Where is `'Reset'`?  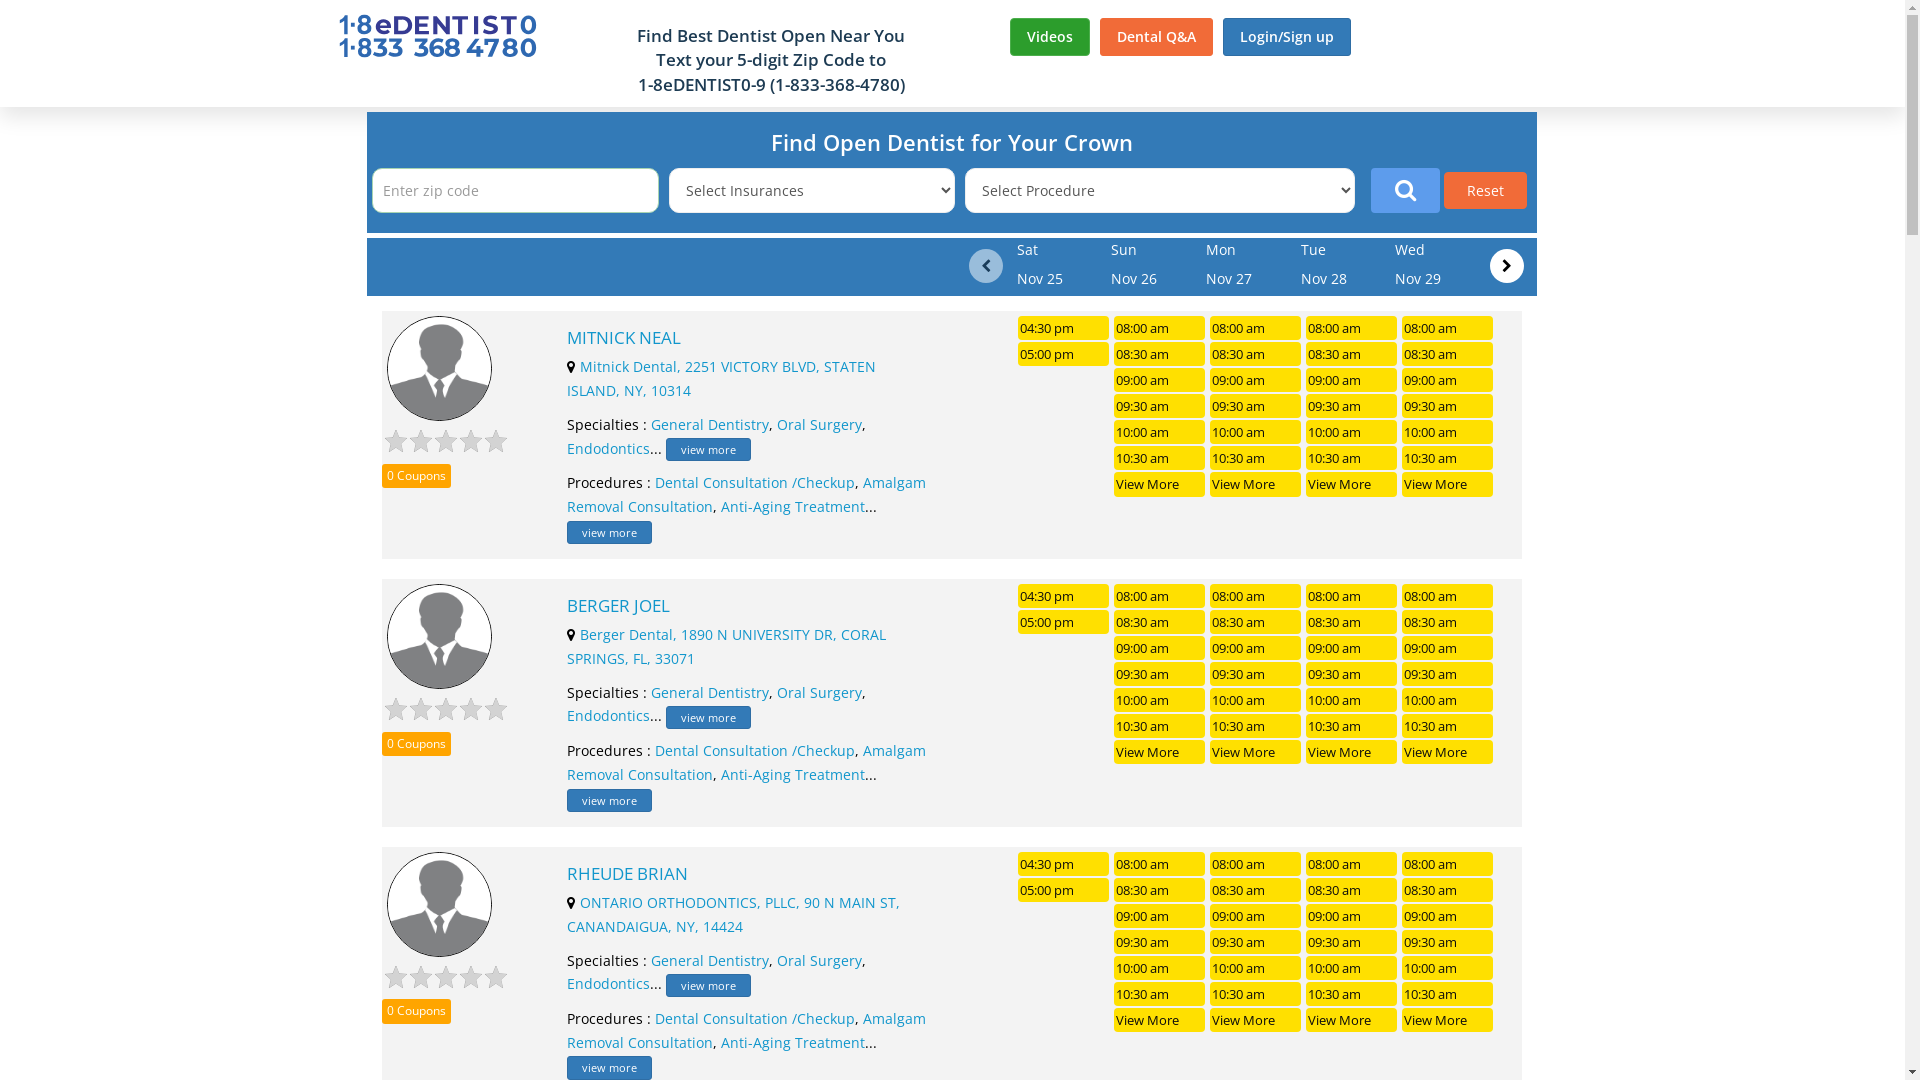 'Reset' is located at coordinates (1485, 190).